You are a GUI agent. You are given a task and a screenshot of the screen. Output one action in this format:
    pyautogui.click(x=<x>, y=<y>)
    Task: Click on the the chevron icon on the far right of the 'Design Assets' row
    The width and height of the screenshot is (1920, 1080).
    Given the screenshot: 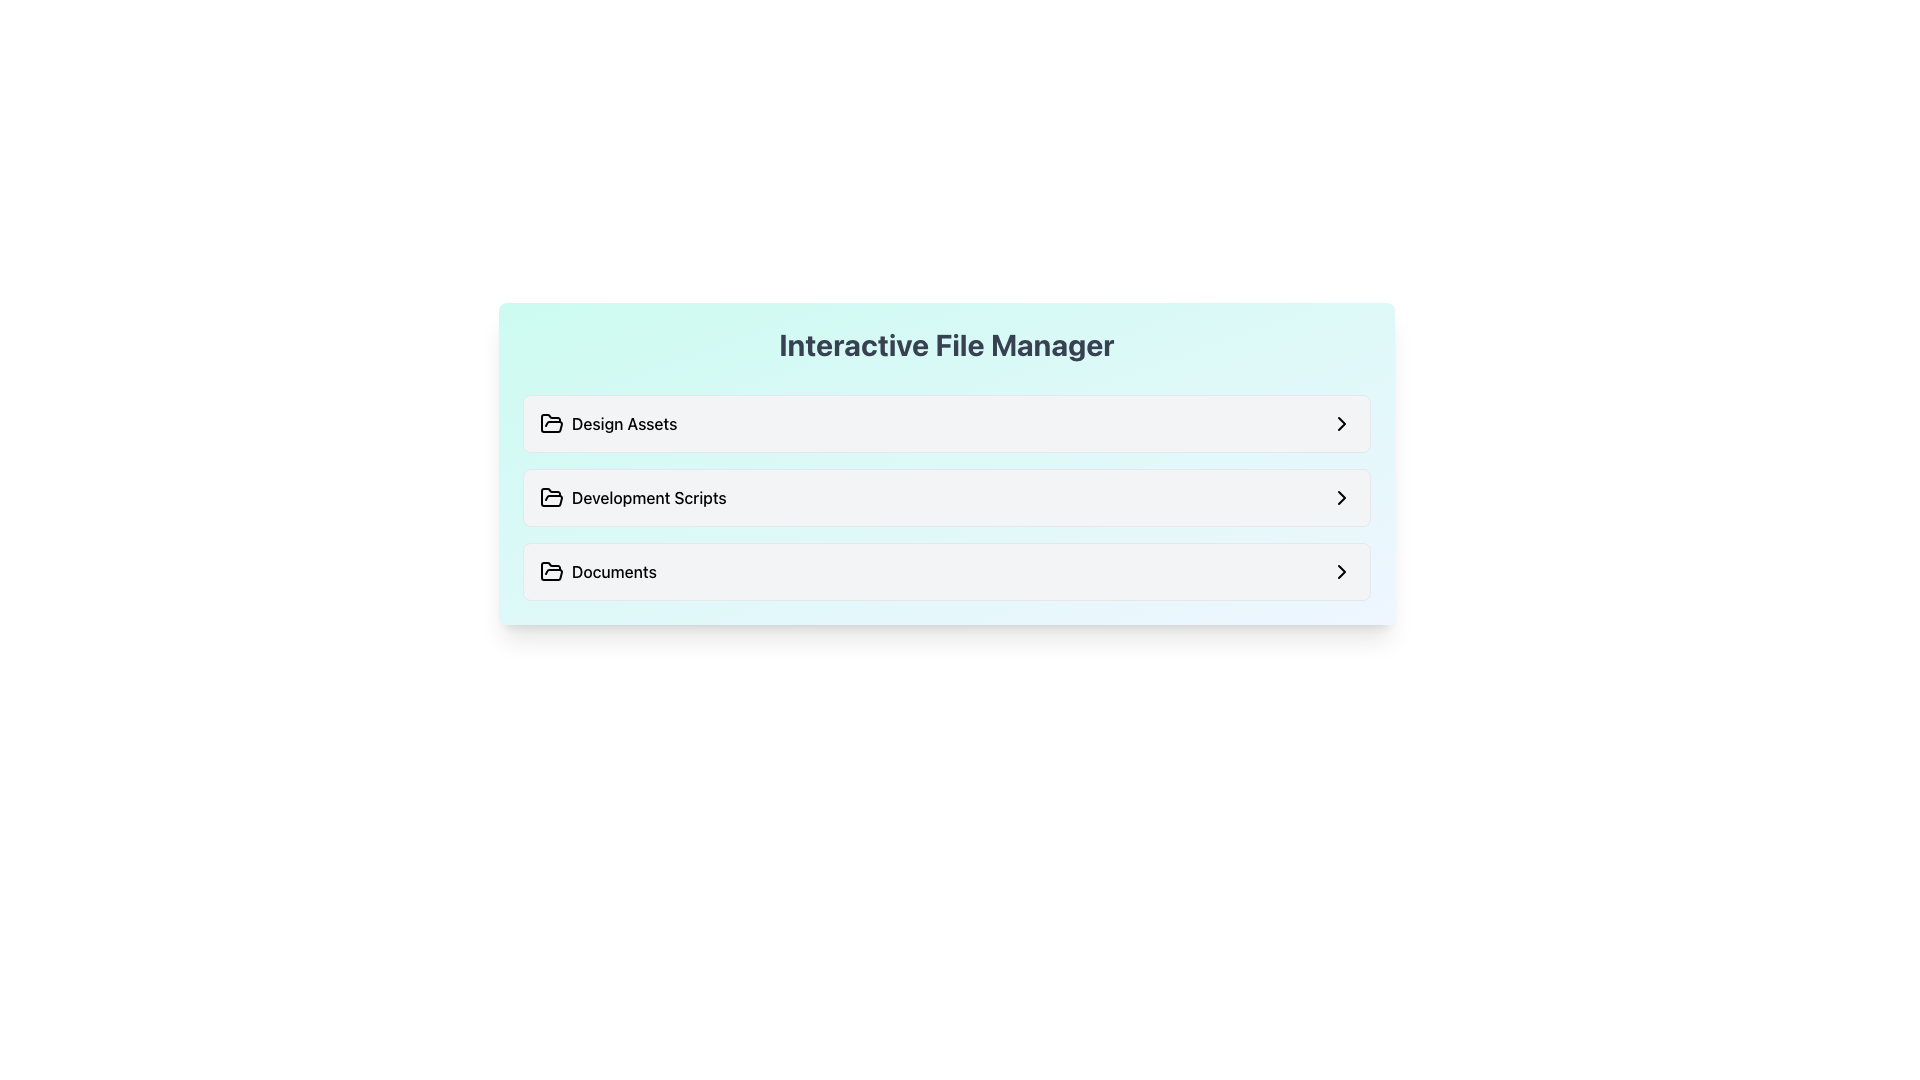 What is the action you would take?
    pyautogui.click(x=1342, y=423)
    